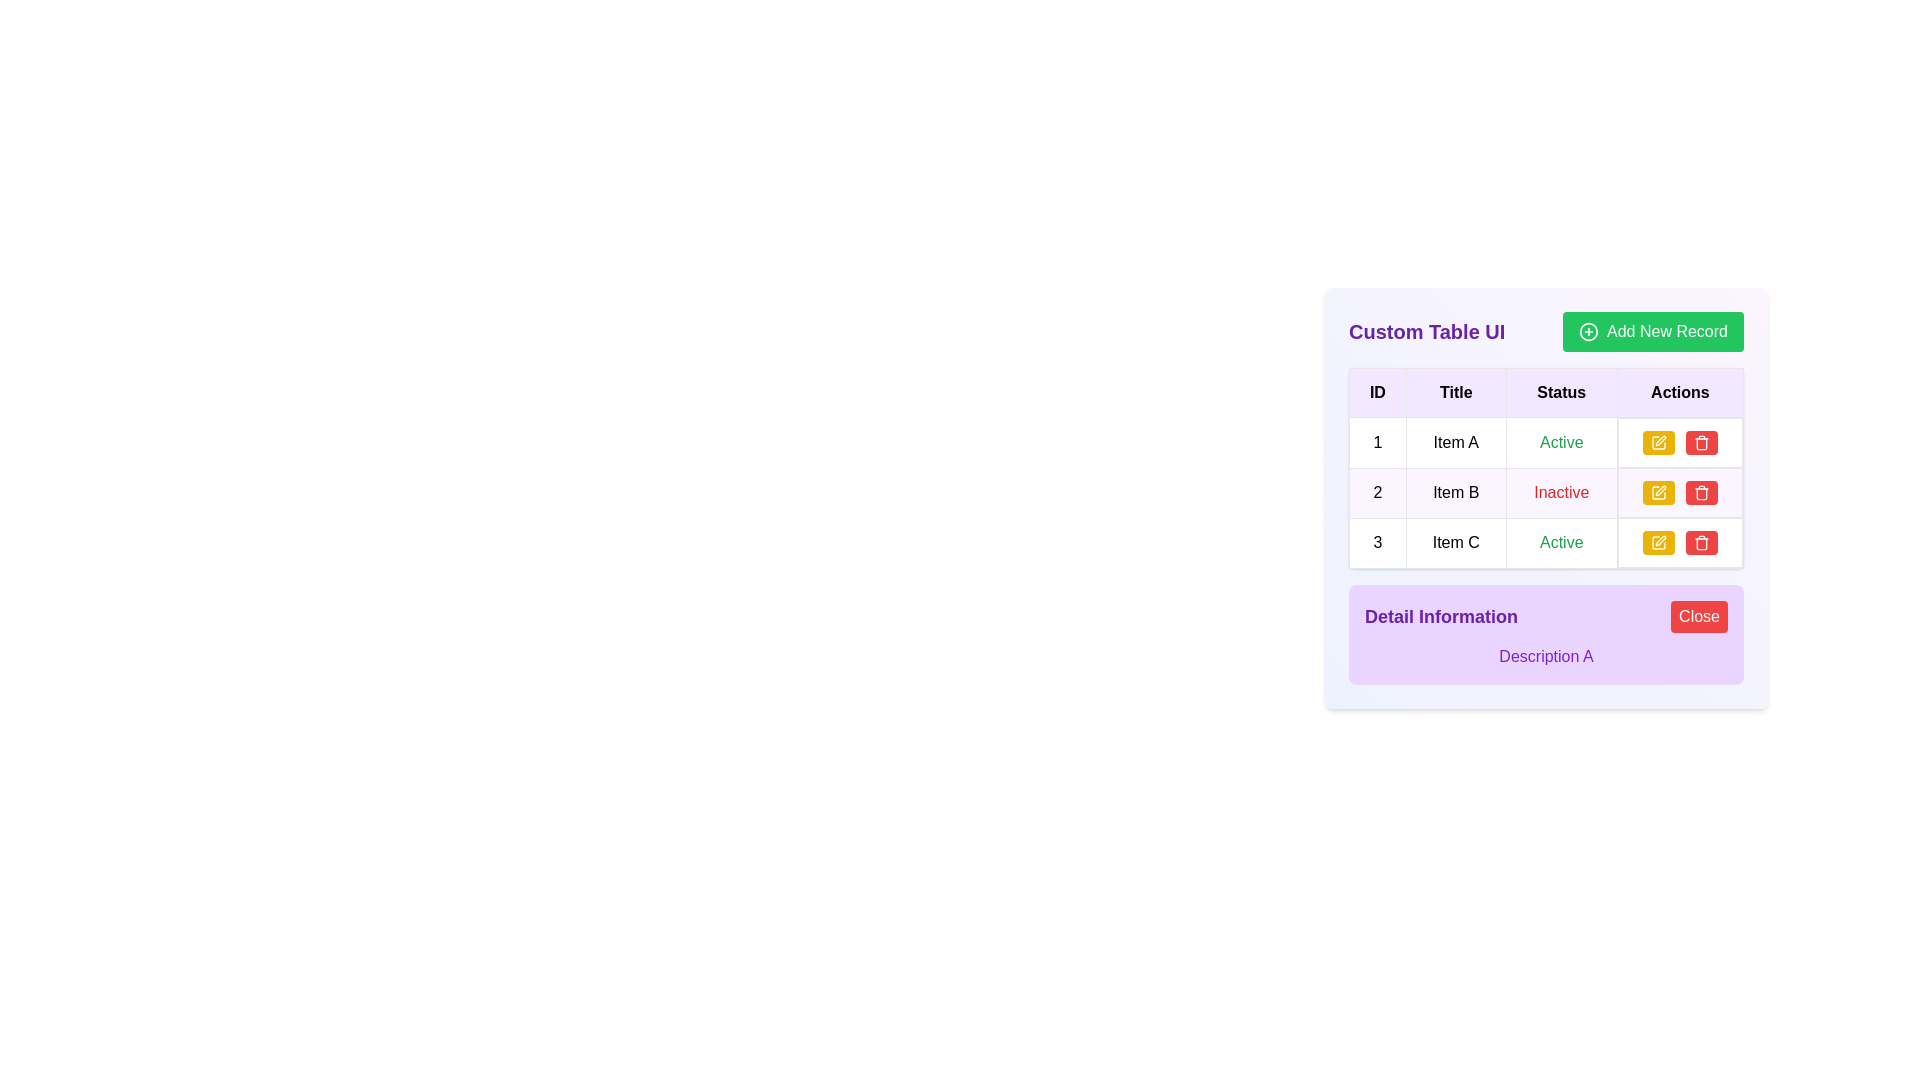 This screenshot has height=1080, width=1920. I want to click on the bright yellow button with rounded corners and a pen icon located in the 'Actions' column of the second row to initiate editing, so click(1657, 493).